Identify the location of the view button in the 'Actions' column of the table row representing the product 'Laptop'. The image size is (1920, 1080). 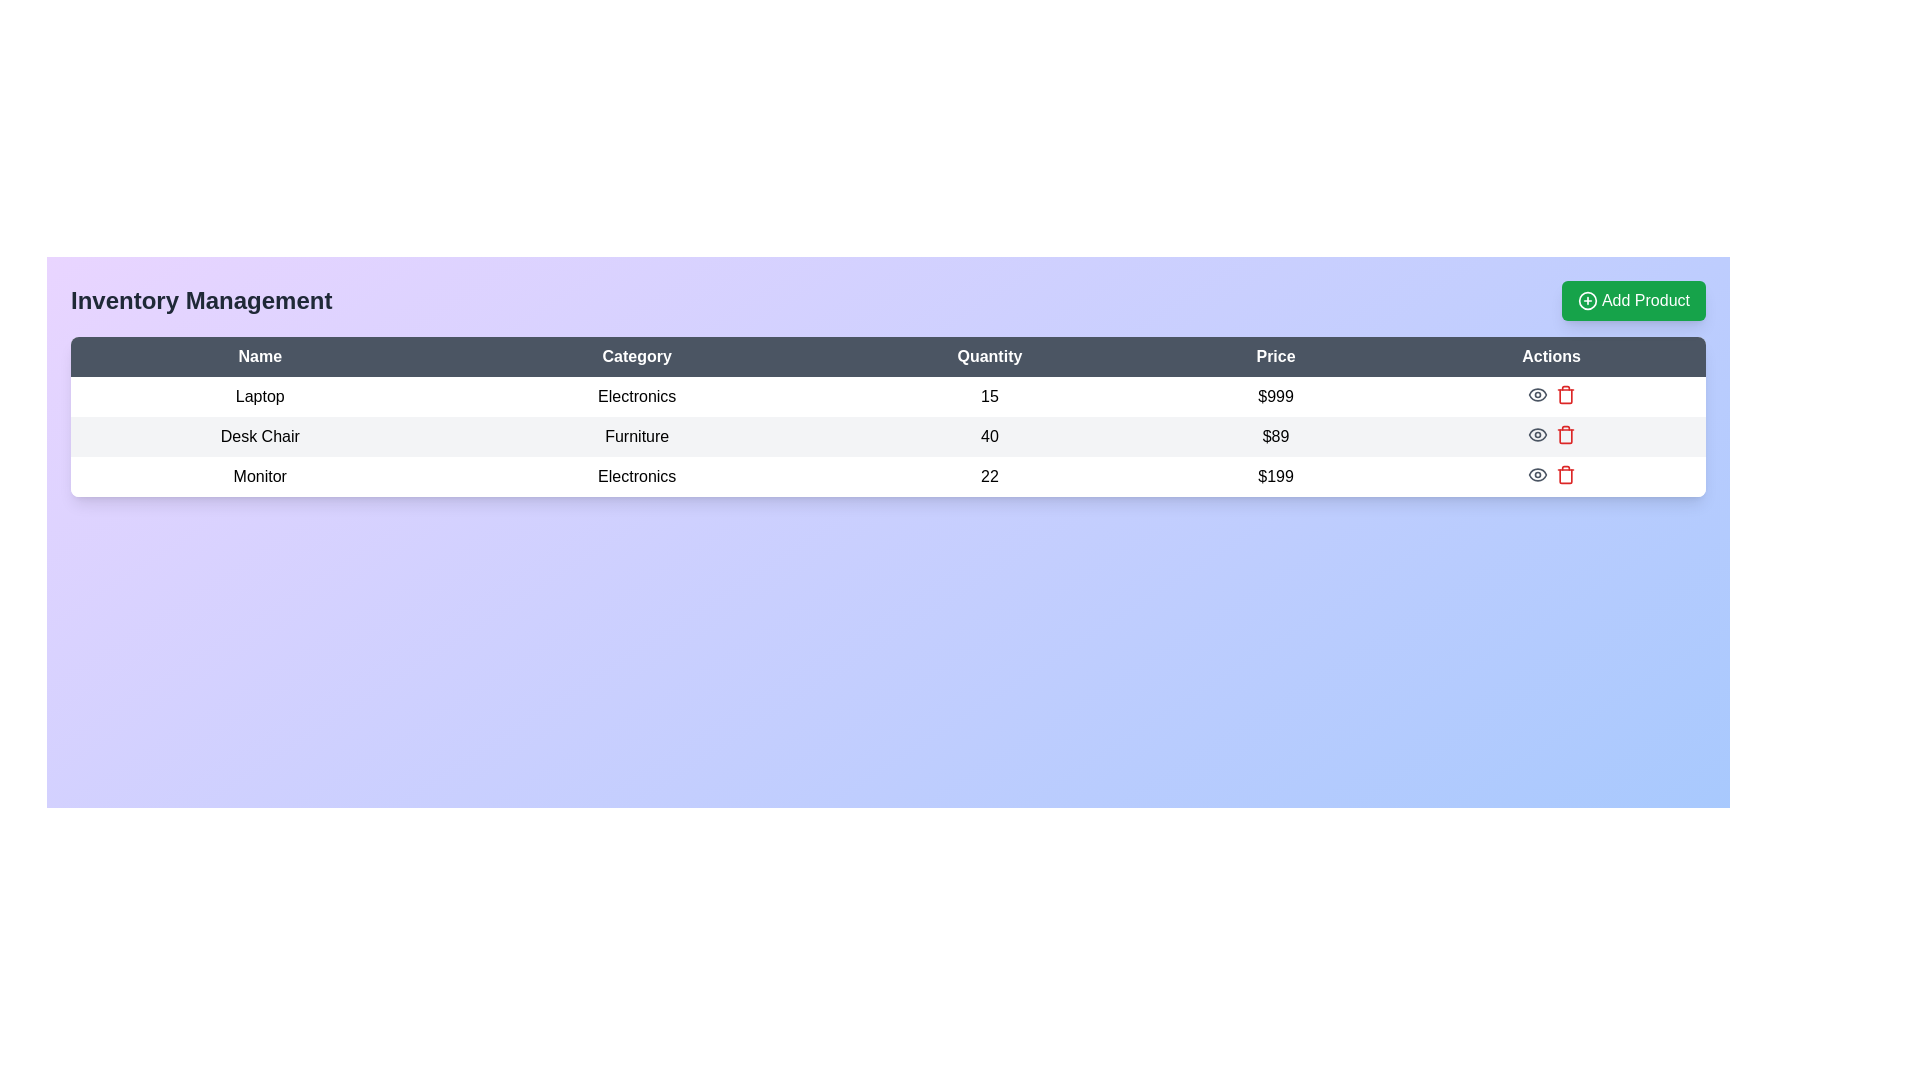
(1536, 394).